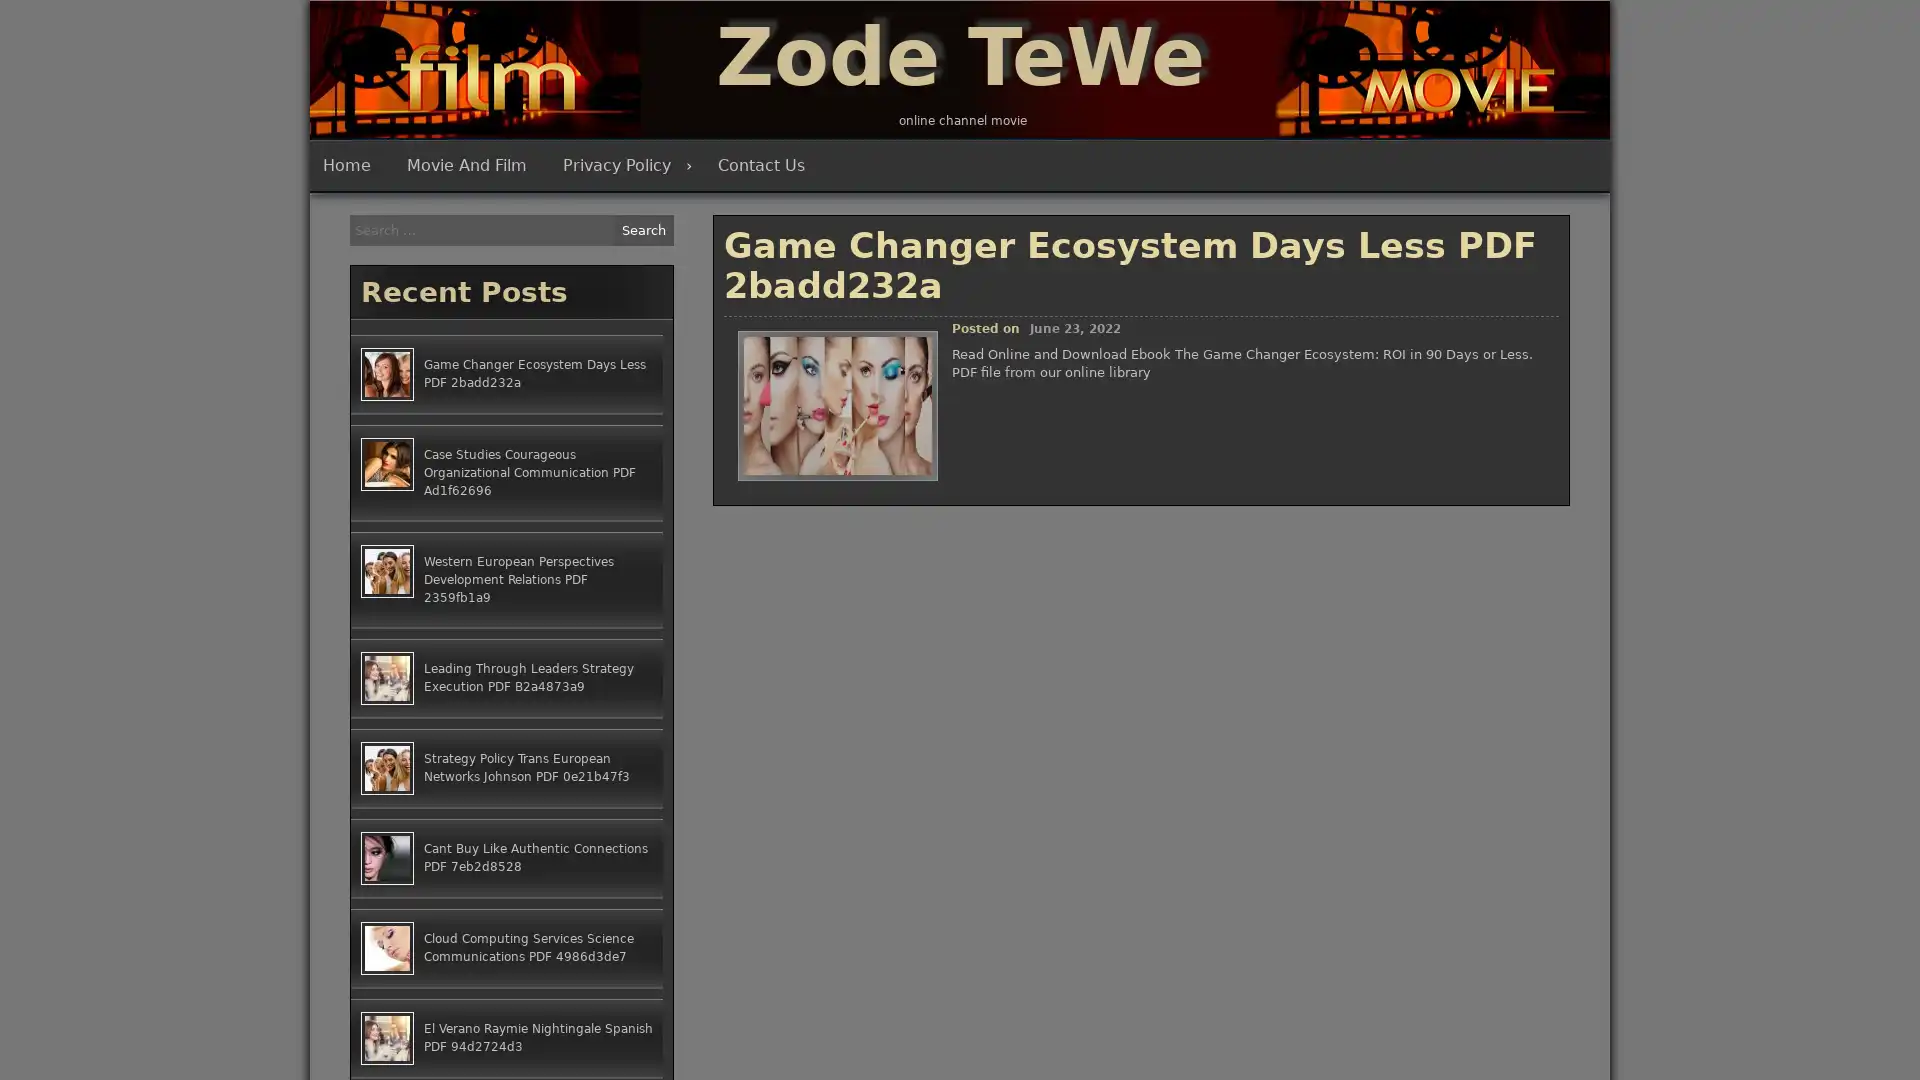 This screenshot has width=1920, height=1080. What do you see at coordinates (643, 229) in the screenshot?
I see `Search` at bounding box center [643, 229].